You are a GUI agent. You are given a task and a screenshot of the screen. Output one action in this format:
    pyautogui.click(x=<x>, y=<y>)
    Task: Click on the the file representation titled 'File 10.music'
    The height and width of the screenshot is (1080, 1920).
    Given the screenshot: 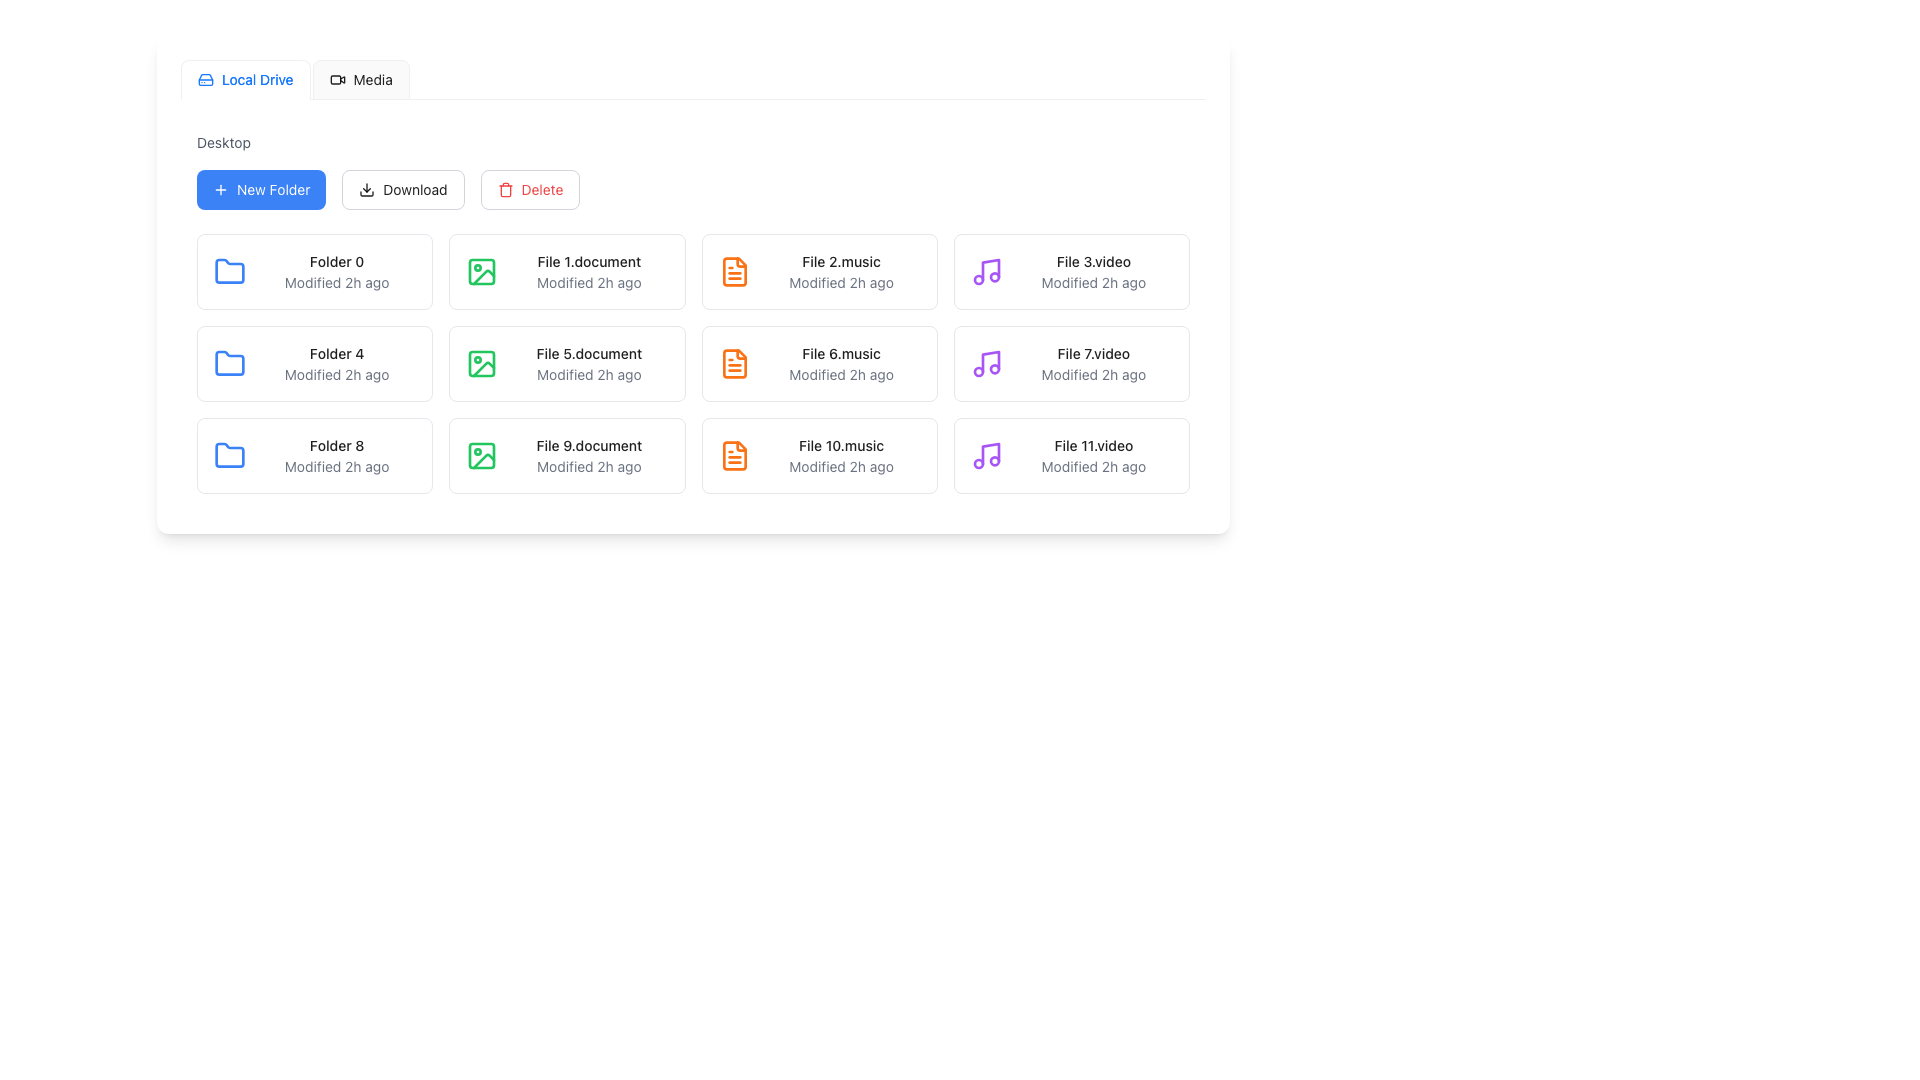 What is the action you would take?
    pyautogui.click(x=841, y=455)
    